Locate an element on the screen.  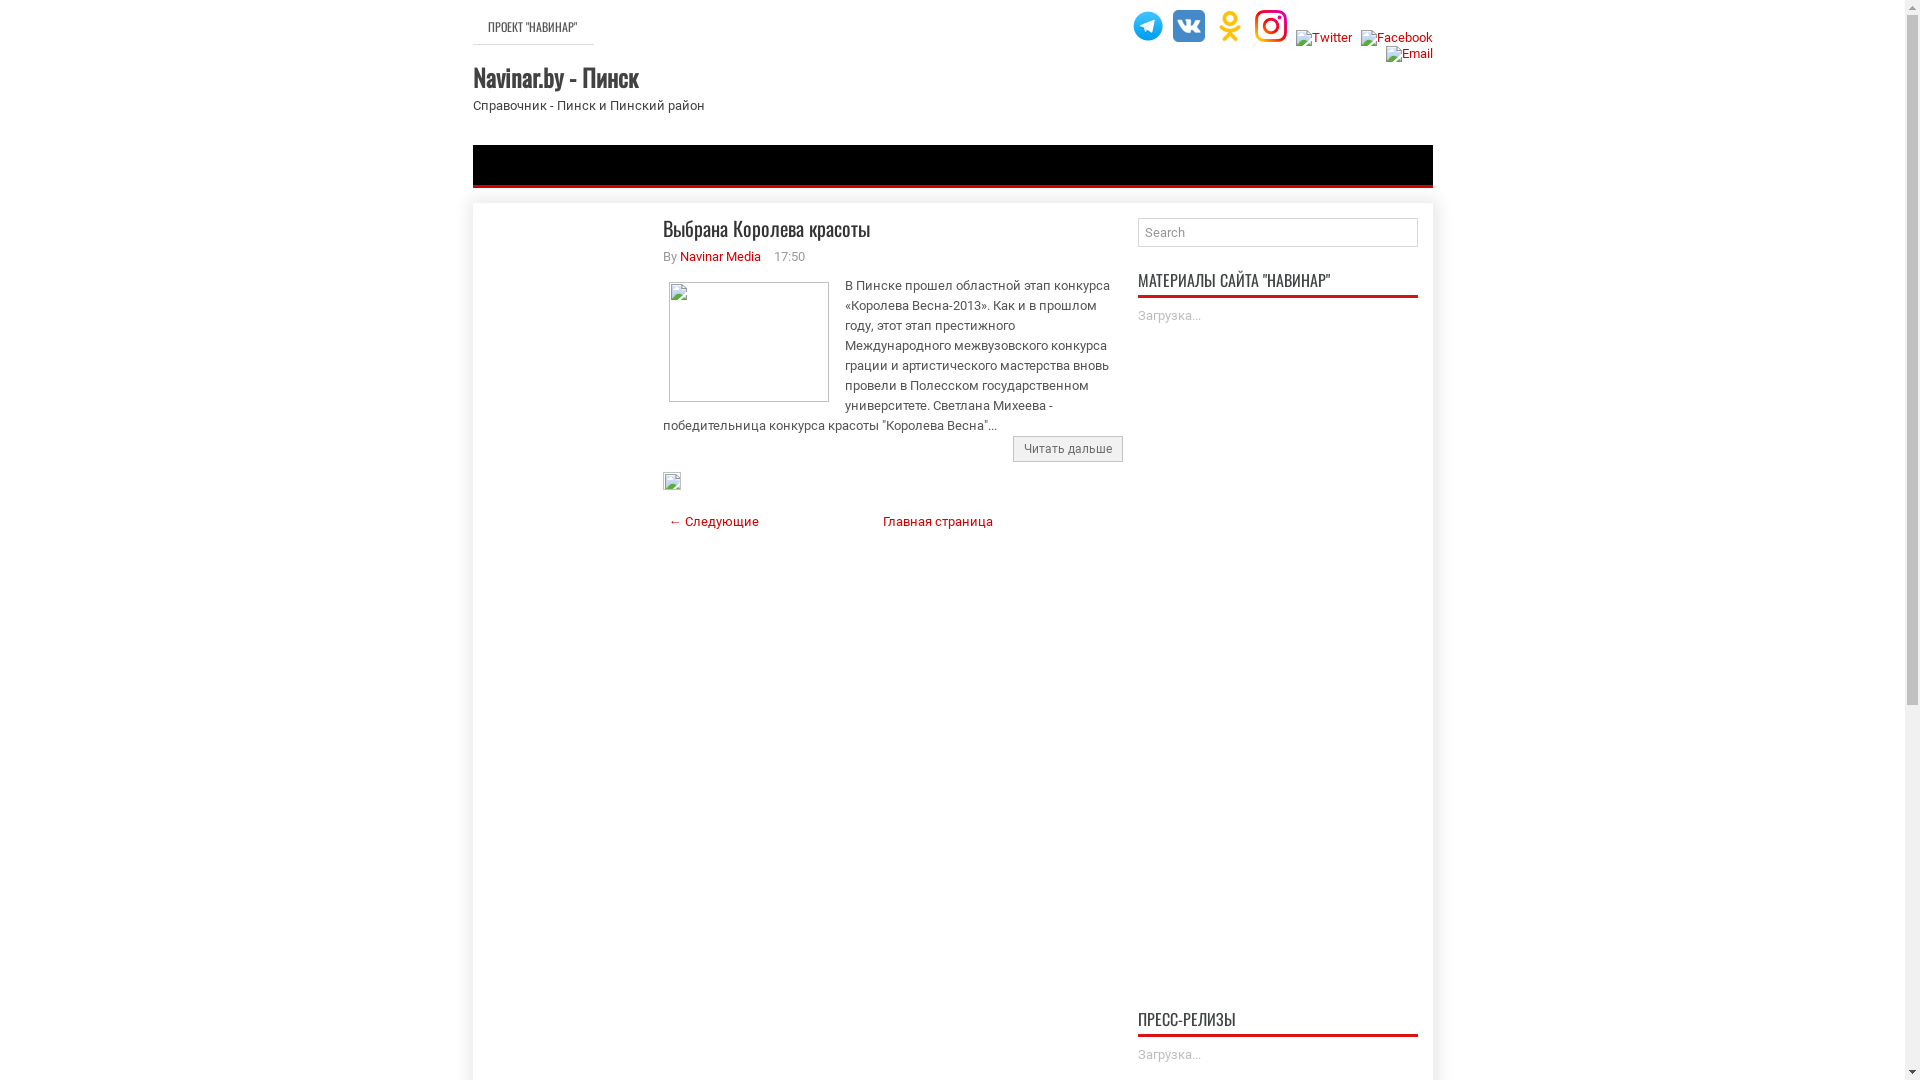
'Facebook' is located at coordinates (1395, 38).